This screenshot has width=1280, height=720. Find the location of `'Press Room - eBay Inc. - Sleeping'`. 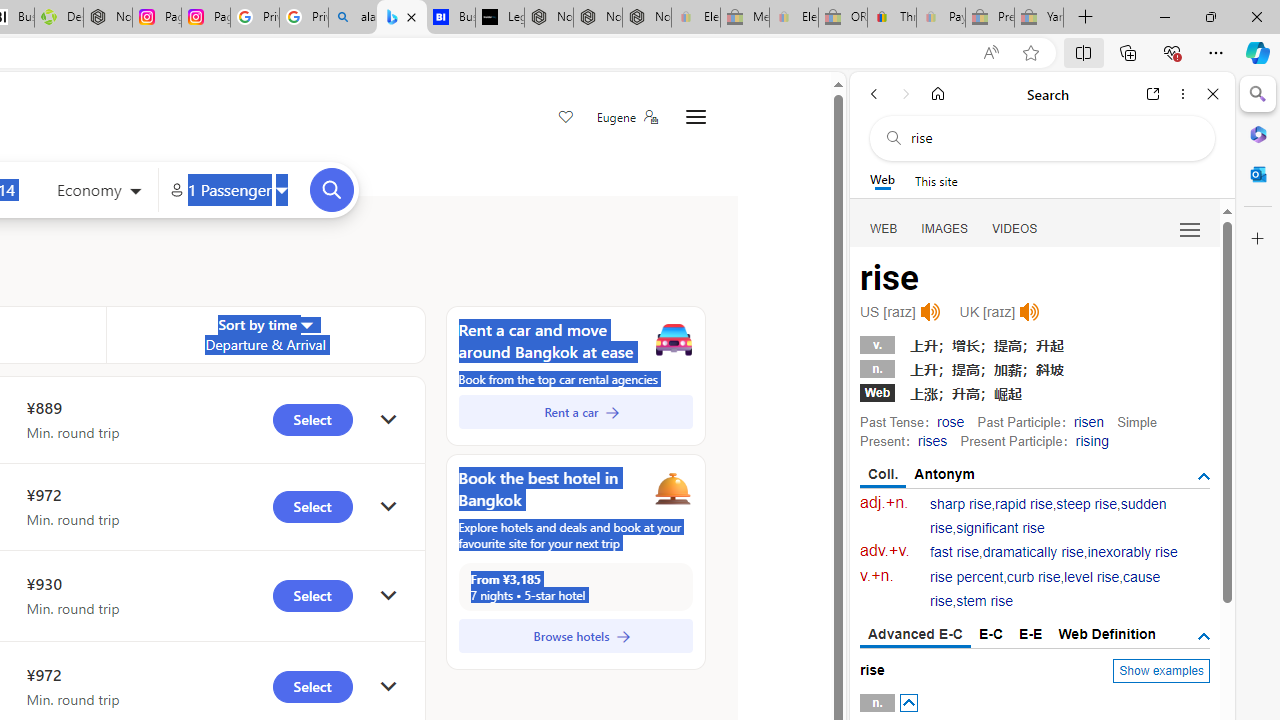

'Press Room - eBay Inc. - Sleeping' is located at coordinates (990, 17).